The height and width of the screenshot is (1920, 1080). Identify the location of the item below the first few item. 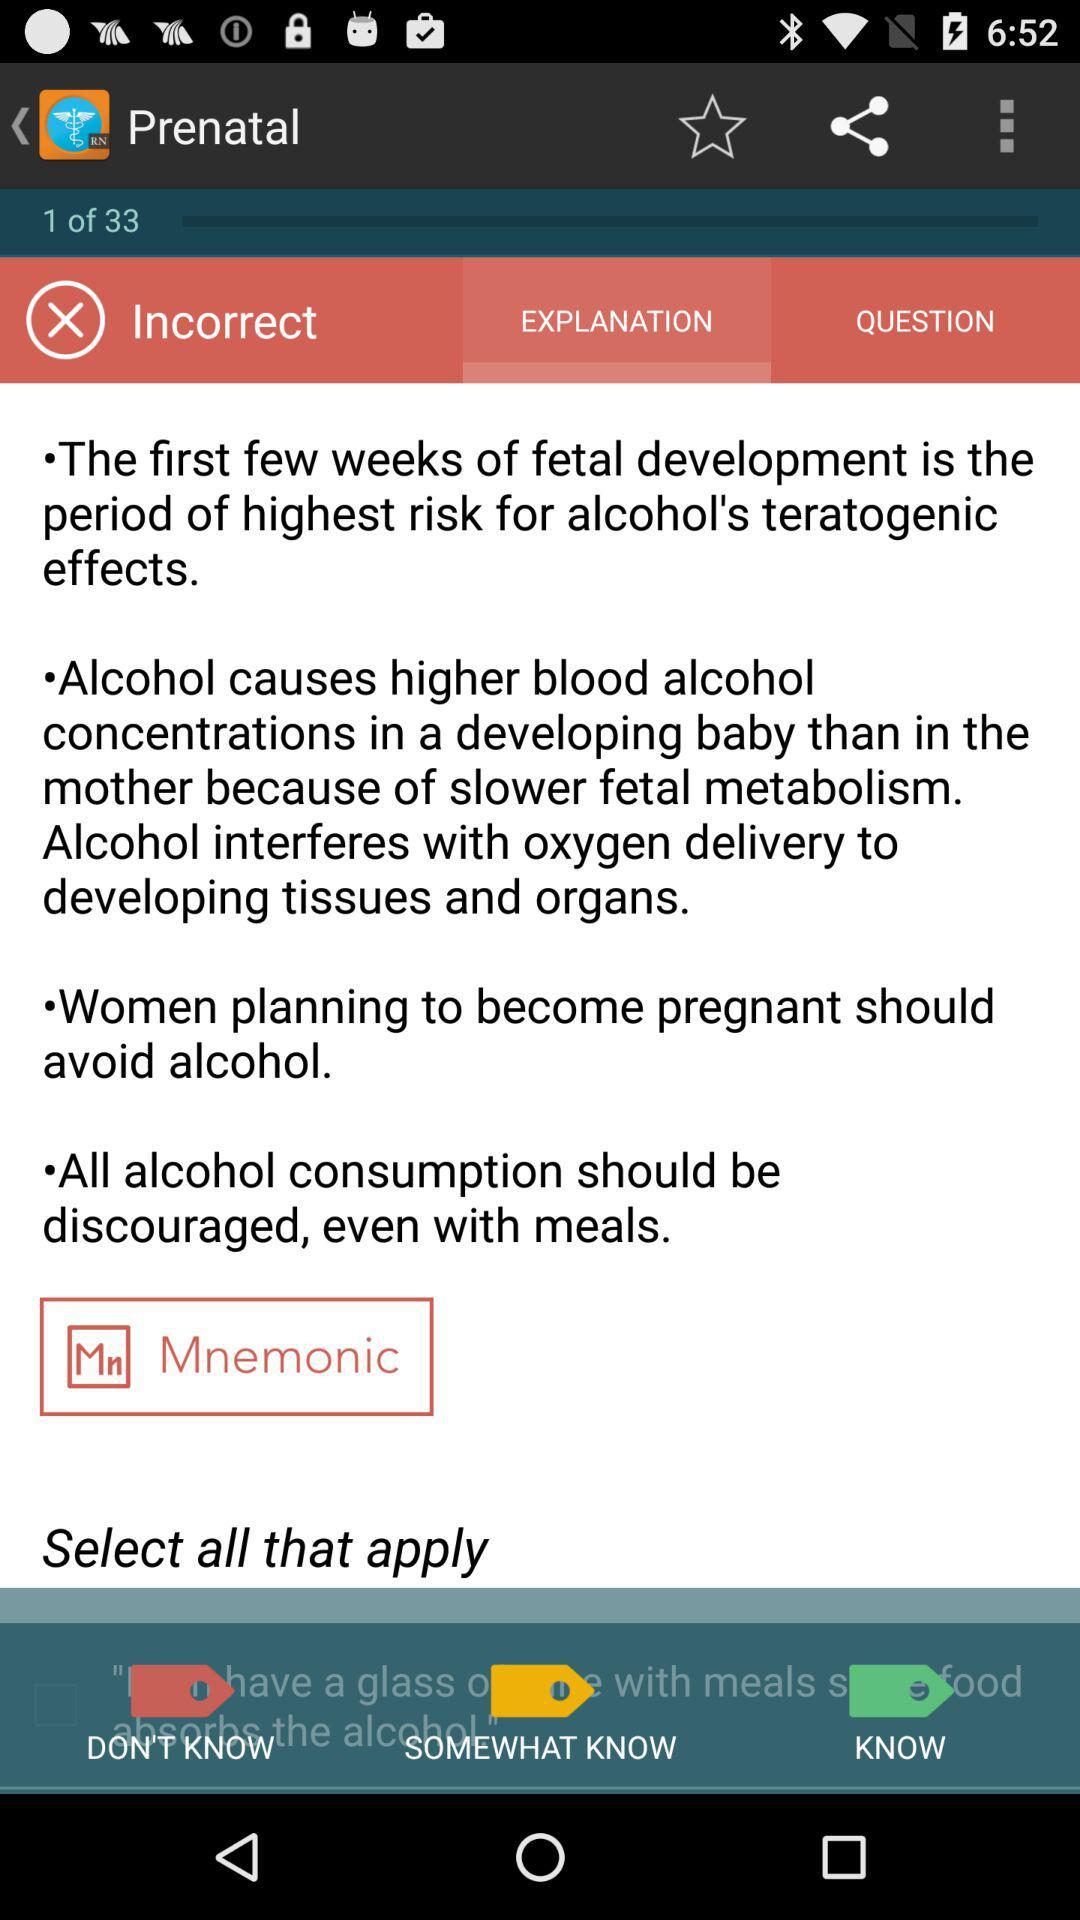
(235, 1362).